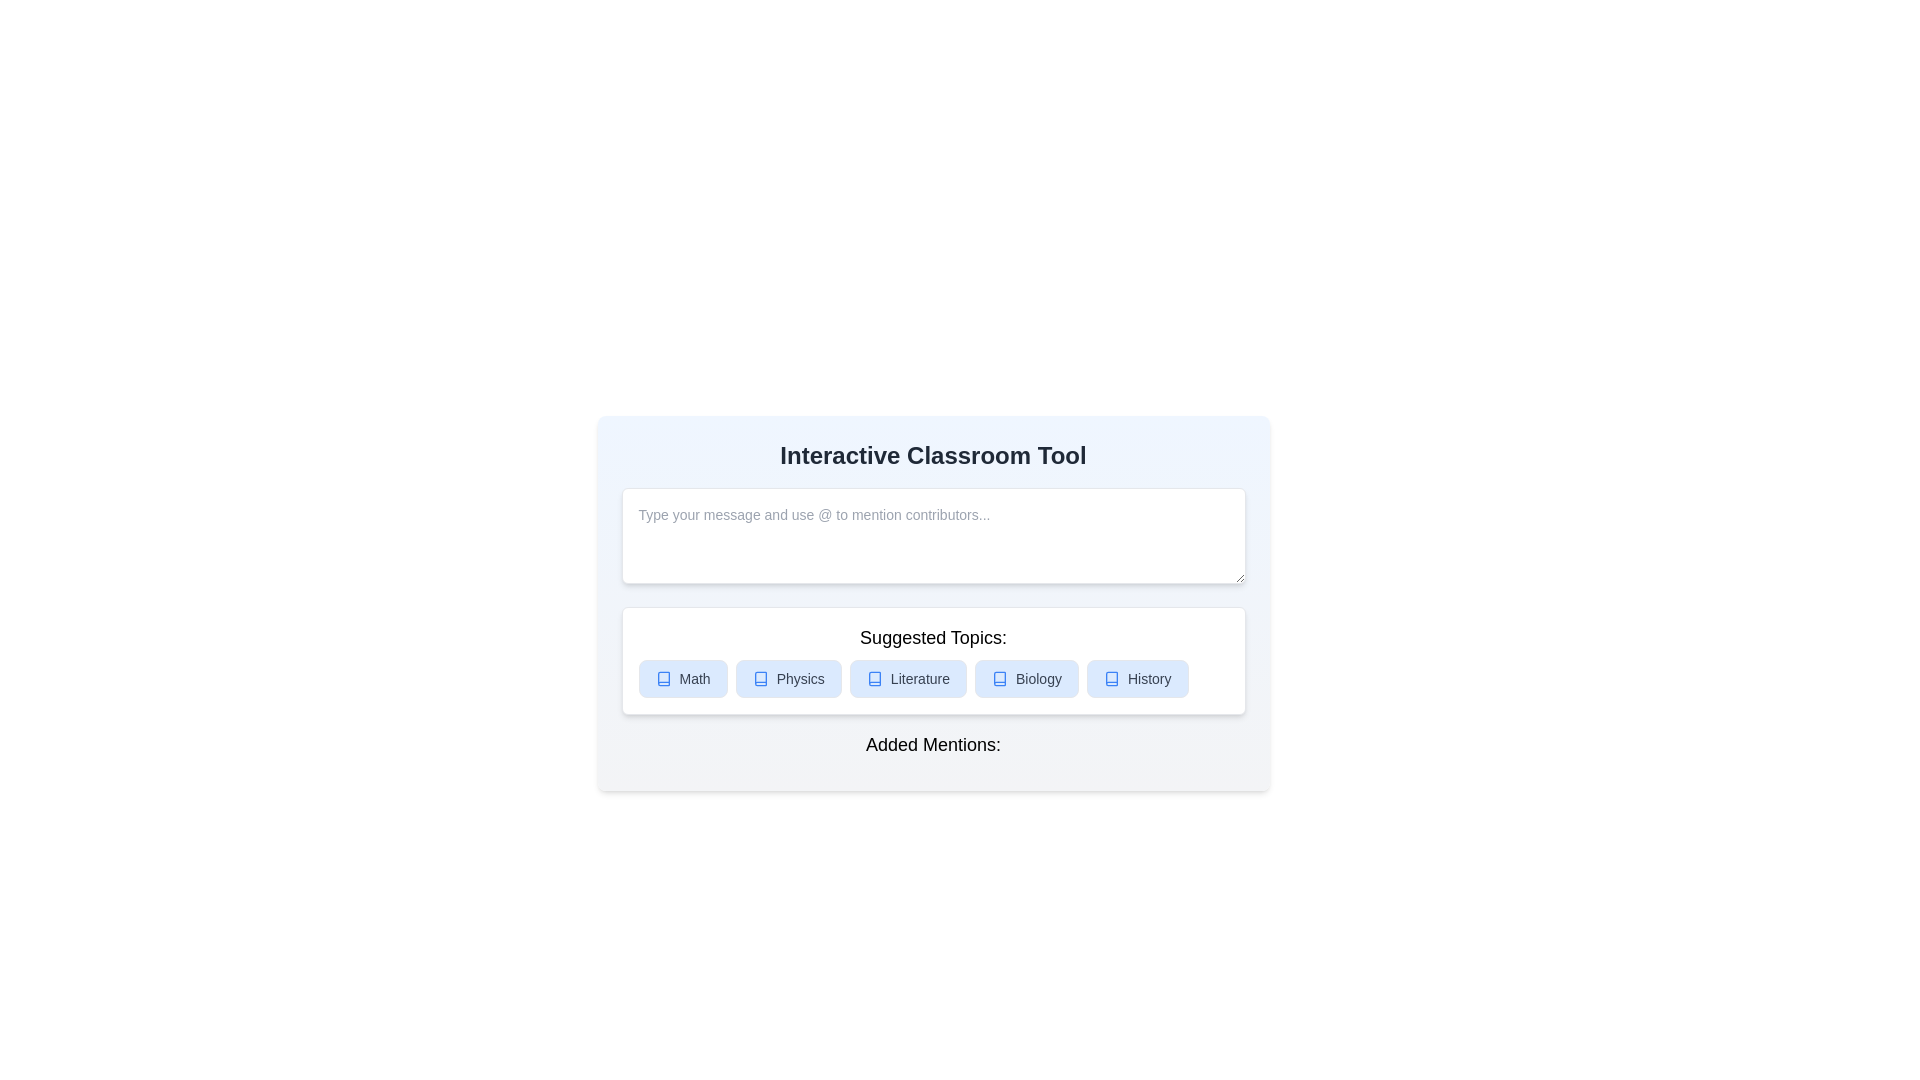 This screenshot has width=1920, height=1080. Describe the element at coordinates (932, 748) in the screenshot. I see `text label element displaying 'Added Mentions:' which is styled in a medium-sized bold font, located below the topic tags` at that location.